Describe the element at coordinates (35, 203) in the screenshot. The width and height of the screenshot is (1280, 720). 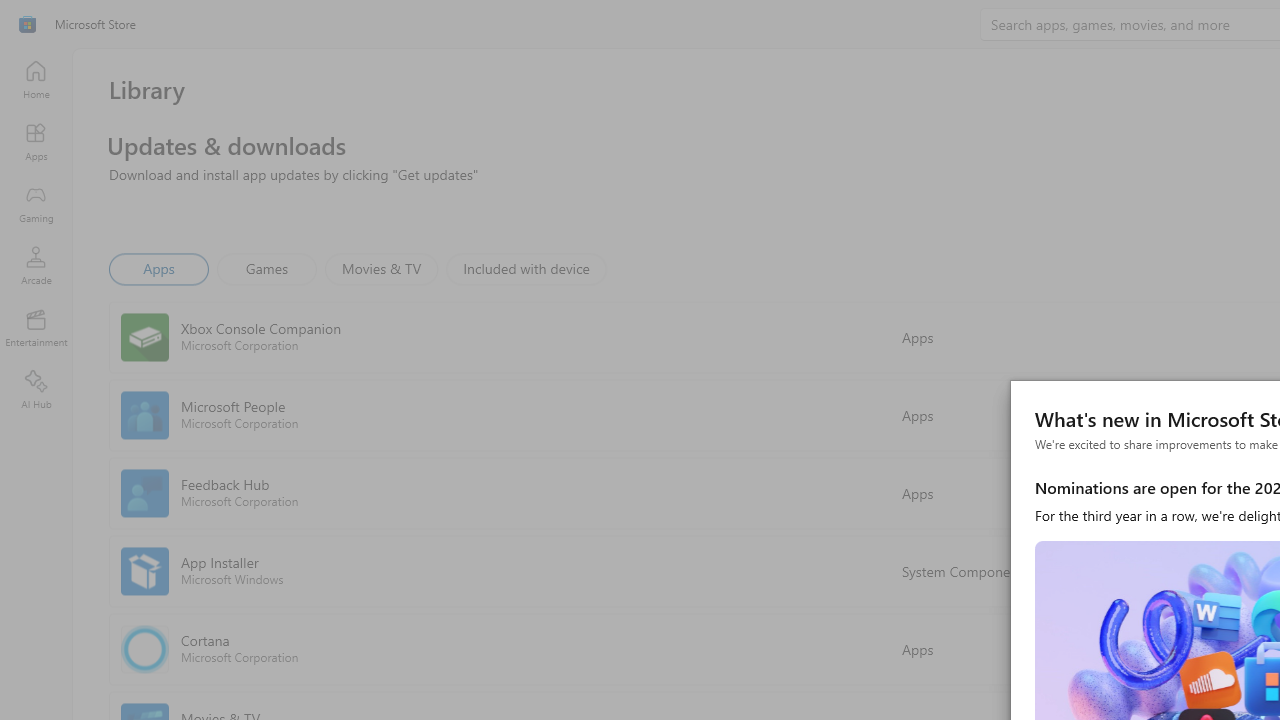
I see `'Gaming'` at that location.